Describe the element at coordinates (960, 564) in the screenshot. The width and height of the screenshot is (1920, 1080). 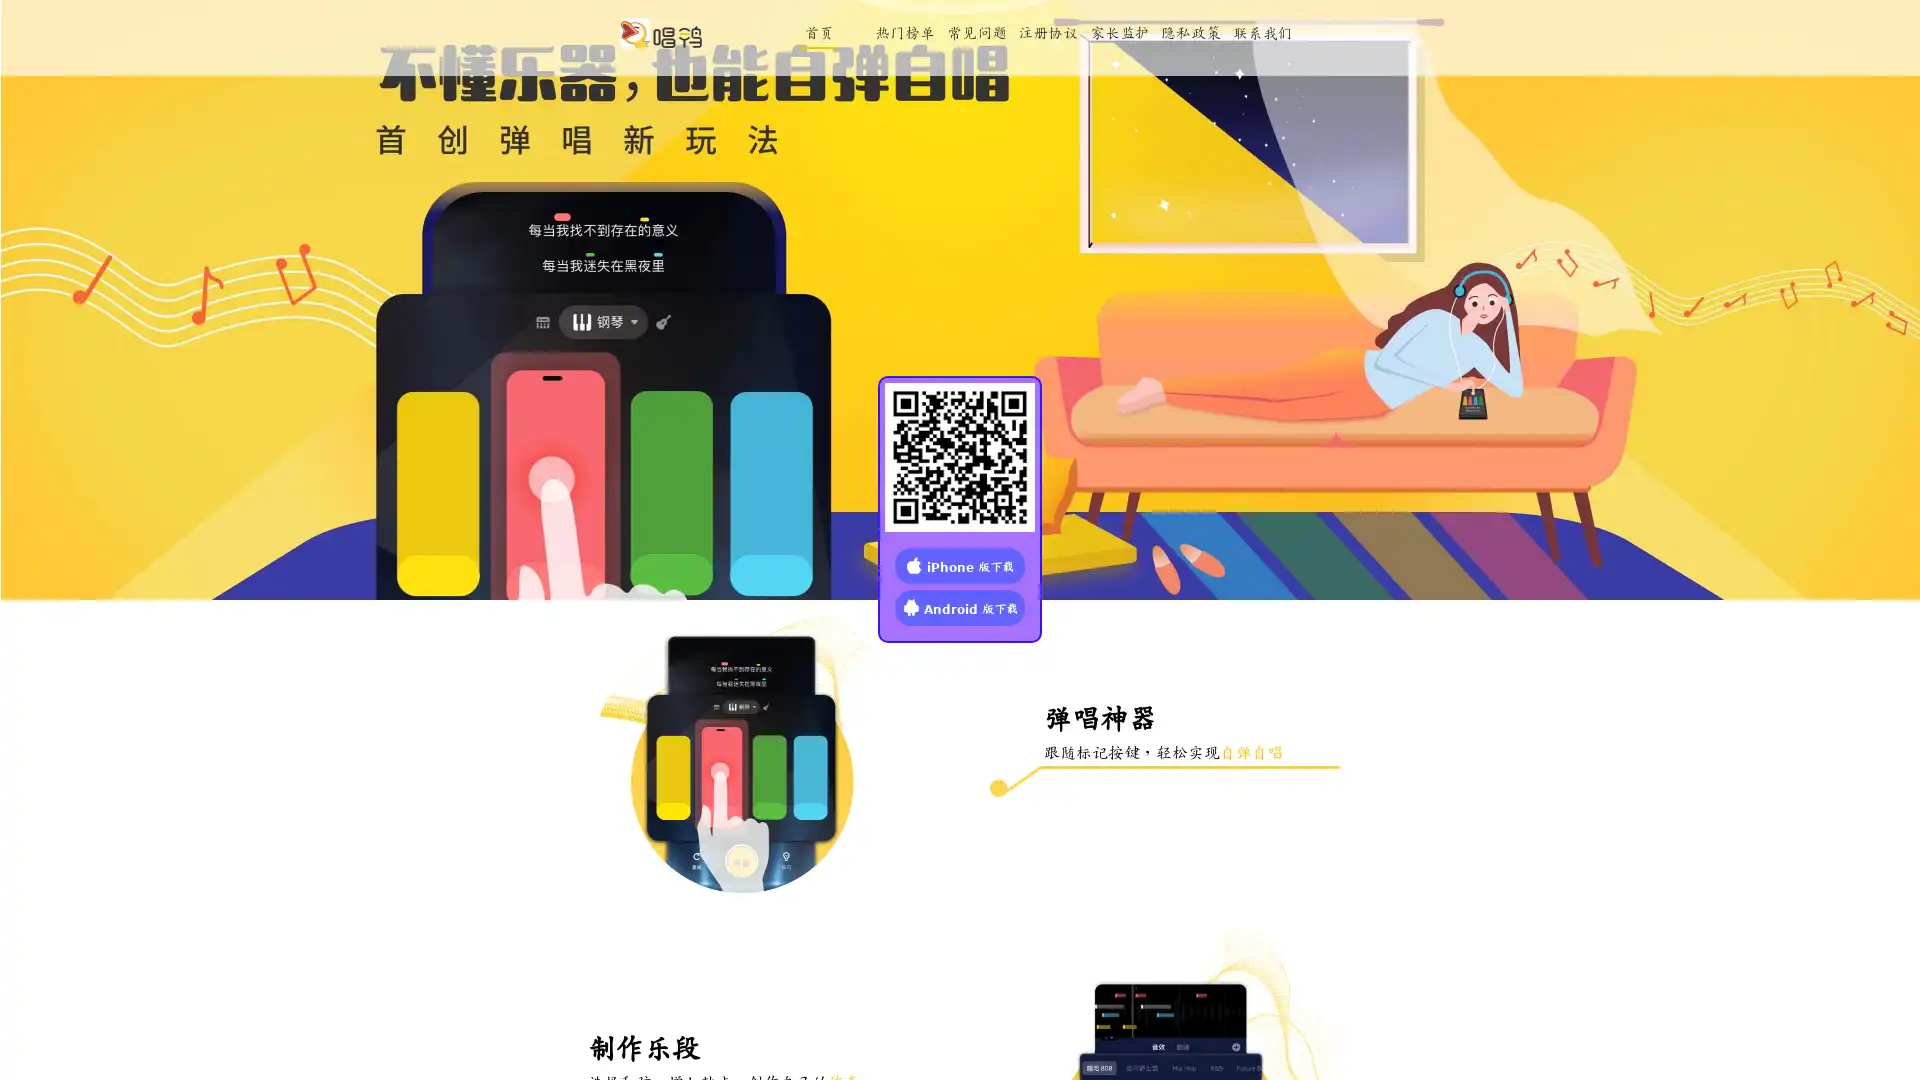
I see `iPhone` at that location.